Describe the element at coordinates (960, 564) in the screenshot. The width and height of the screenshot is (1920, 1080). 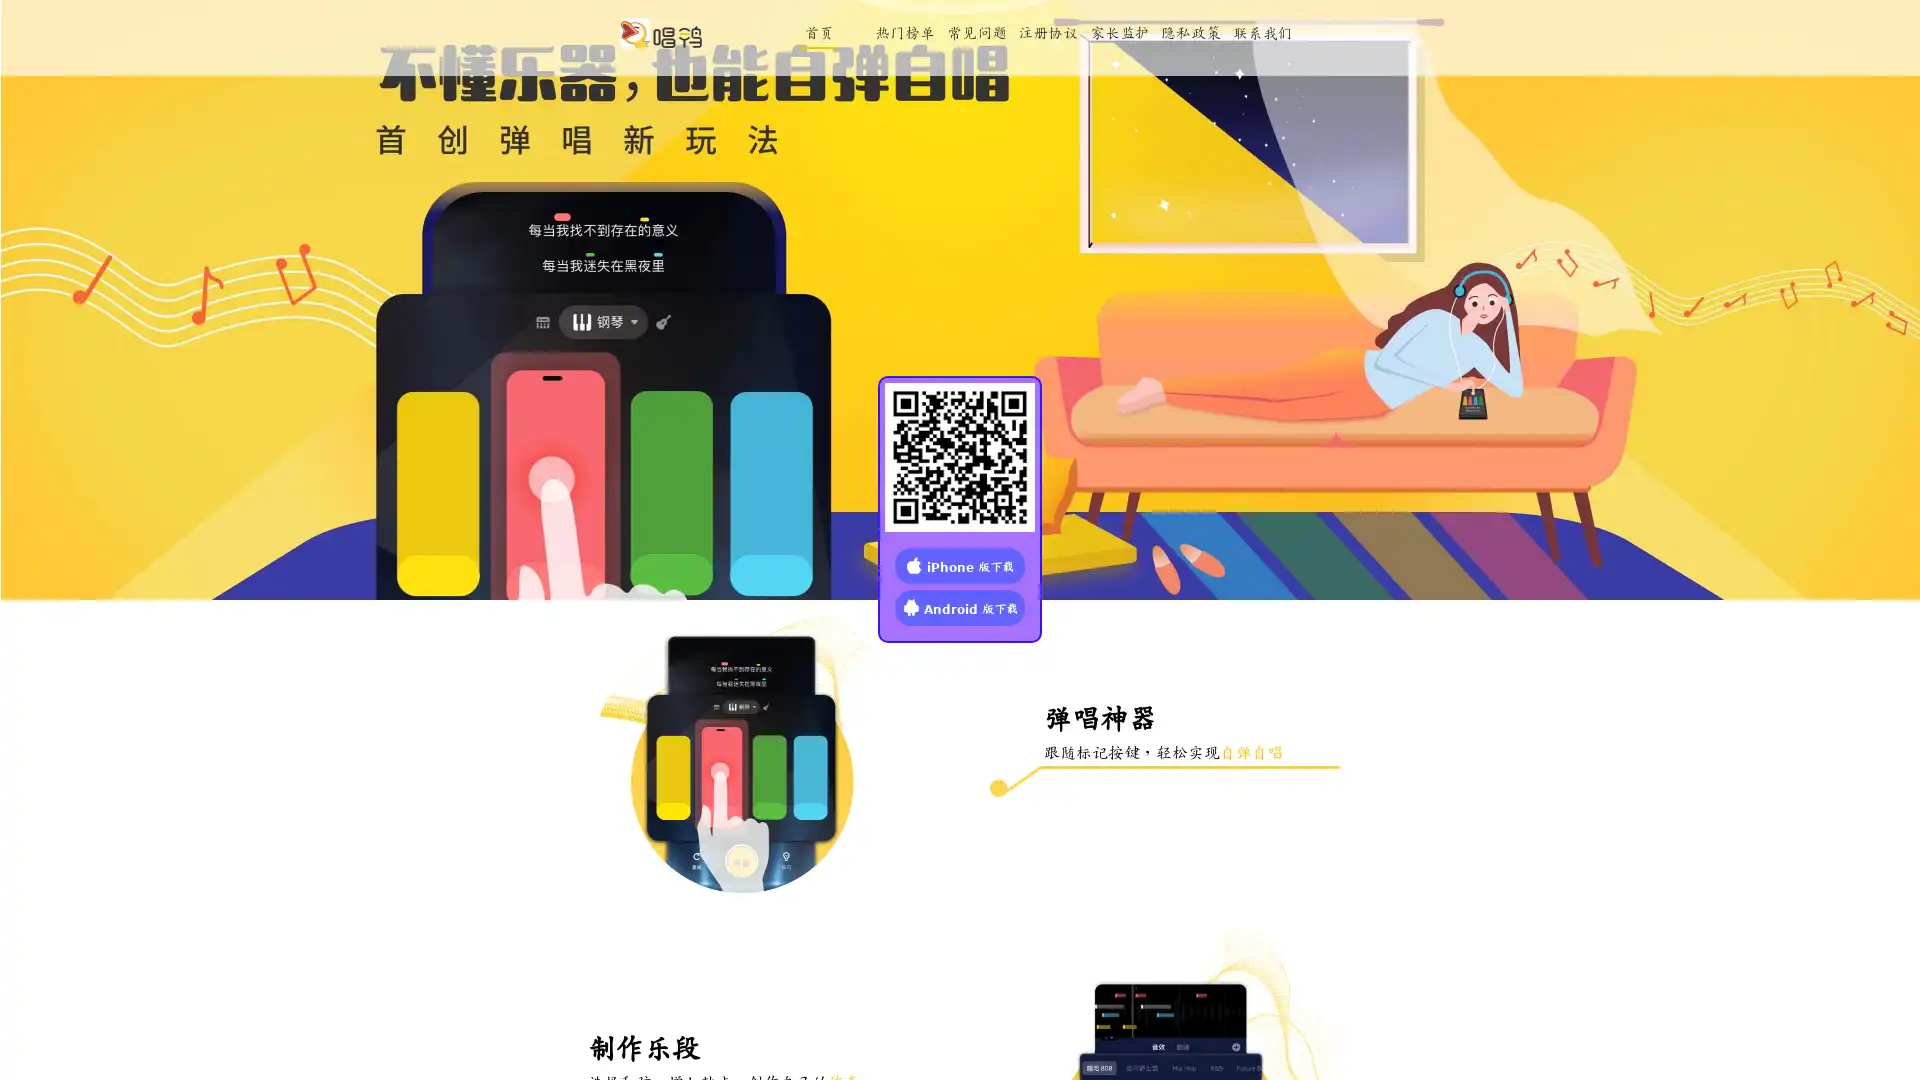
I see `iPhone` at that location.